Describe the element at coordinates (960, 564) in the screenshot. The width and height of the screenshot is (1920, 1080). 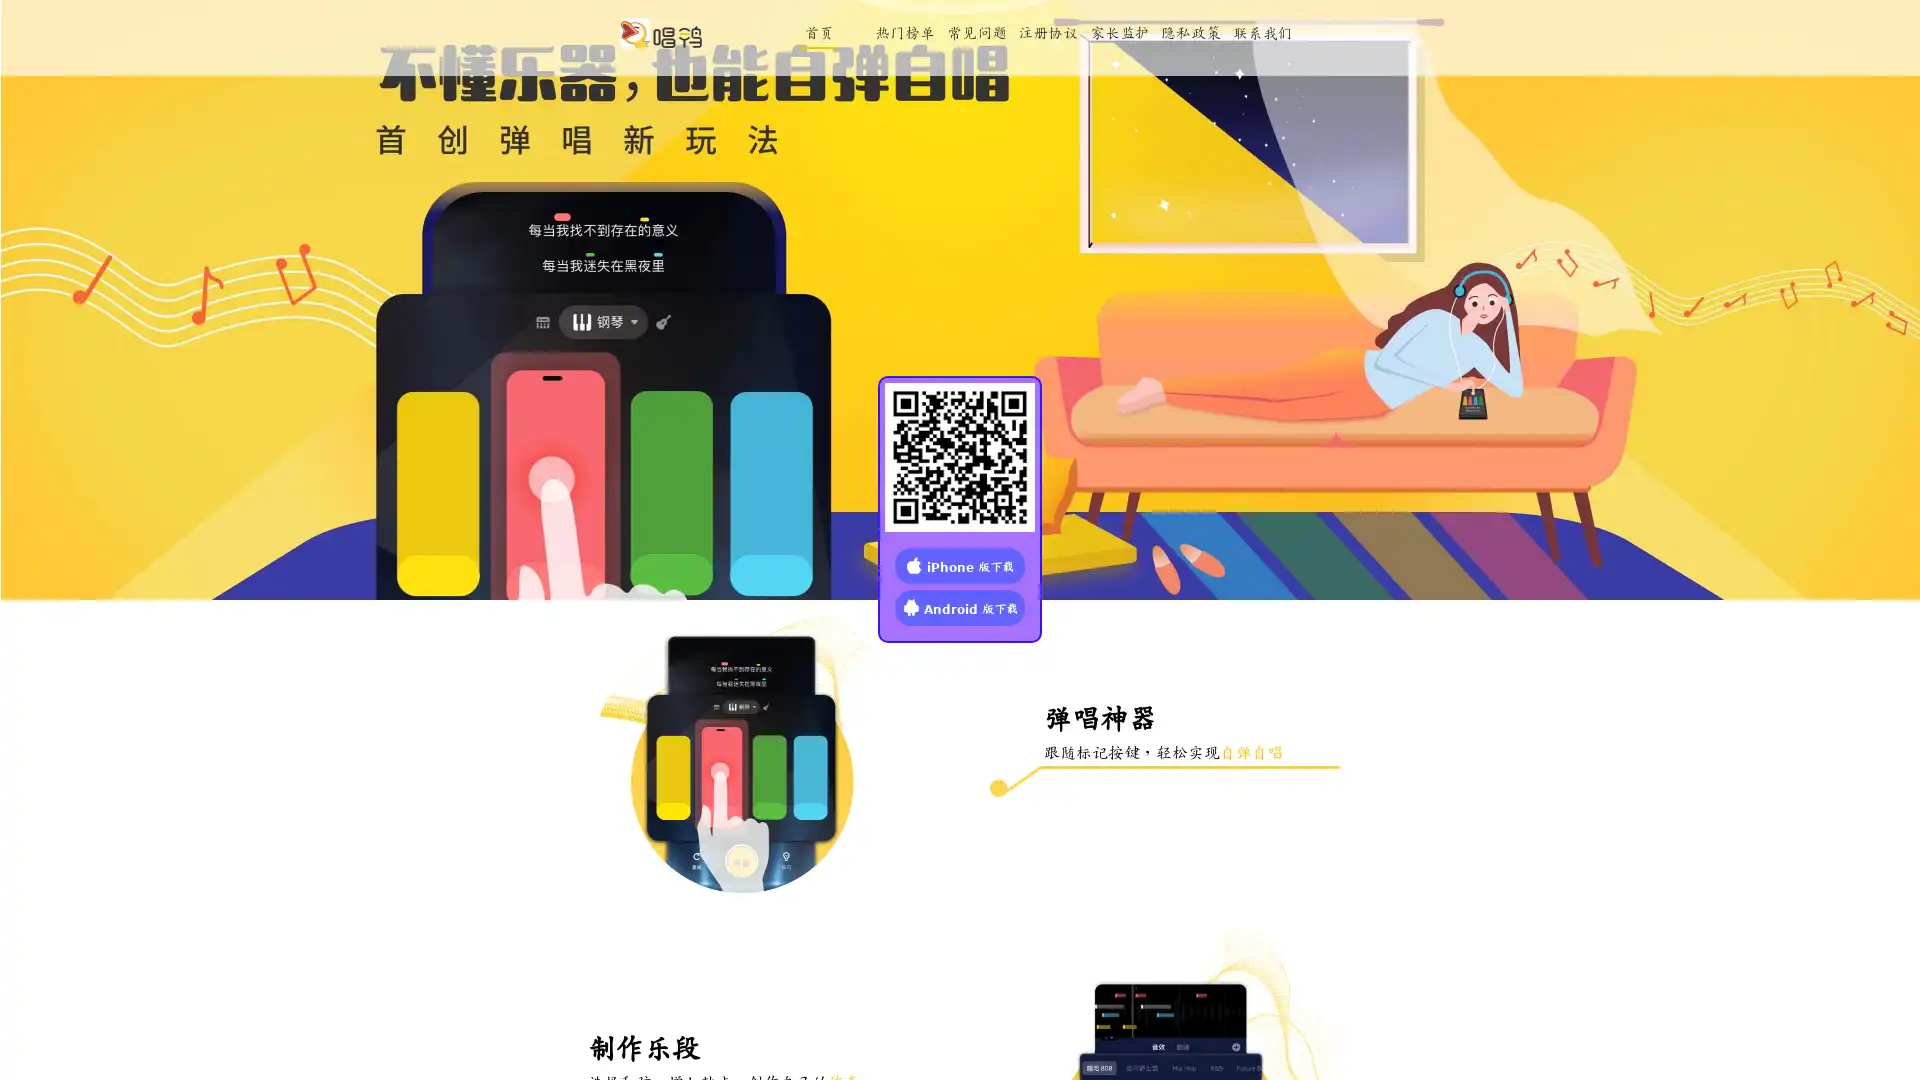
I see `iPhone` at that location.